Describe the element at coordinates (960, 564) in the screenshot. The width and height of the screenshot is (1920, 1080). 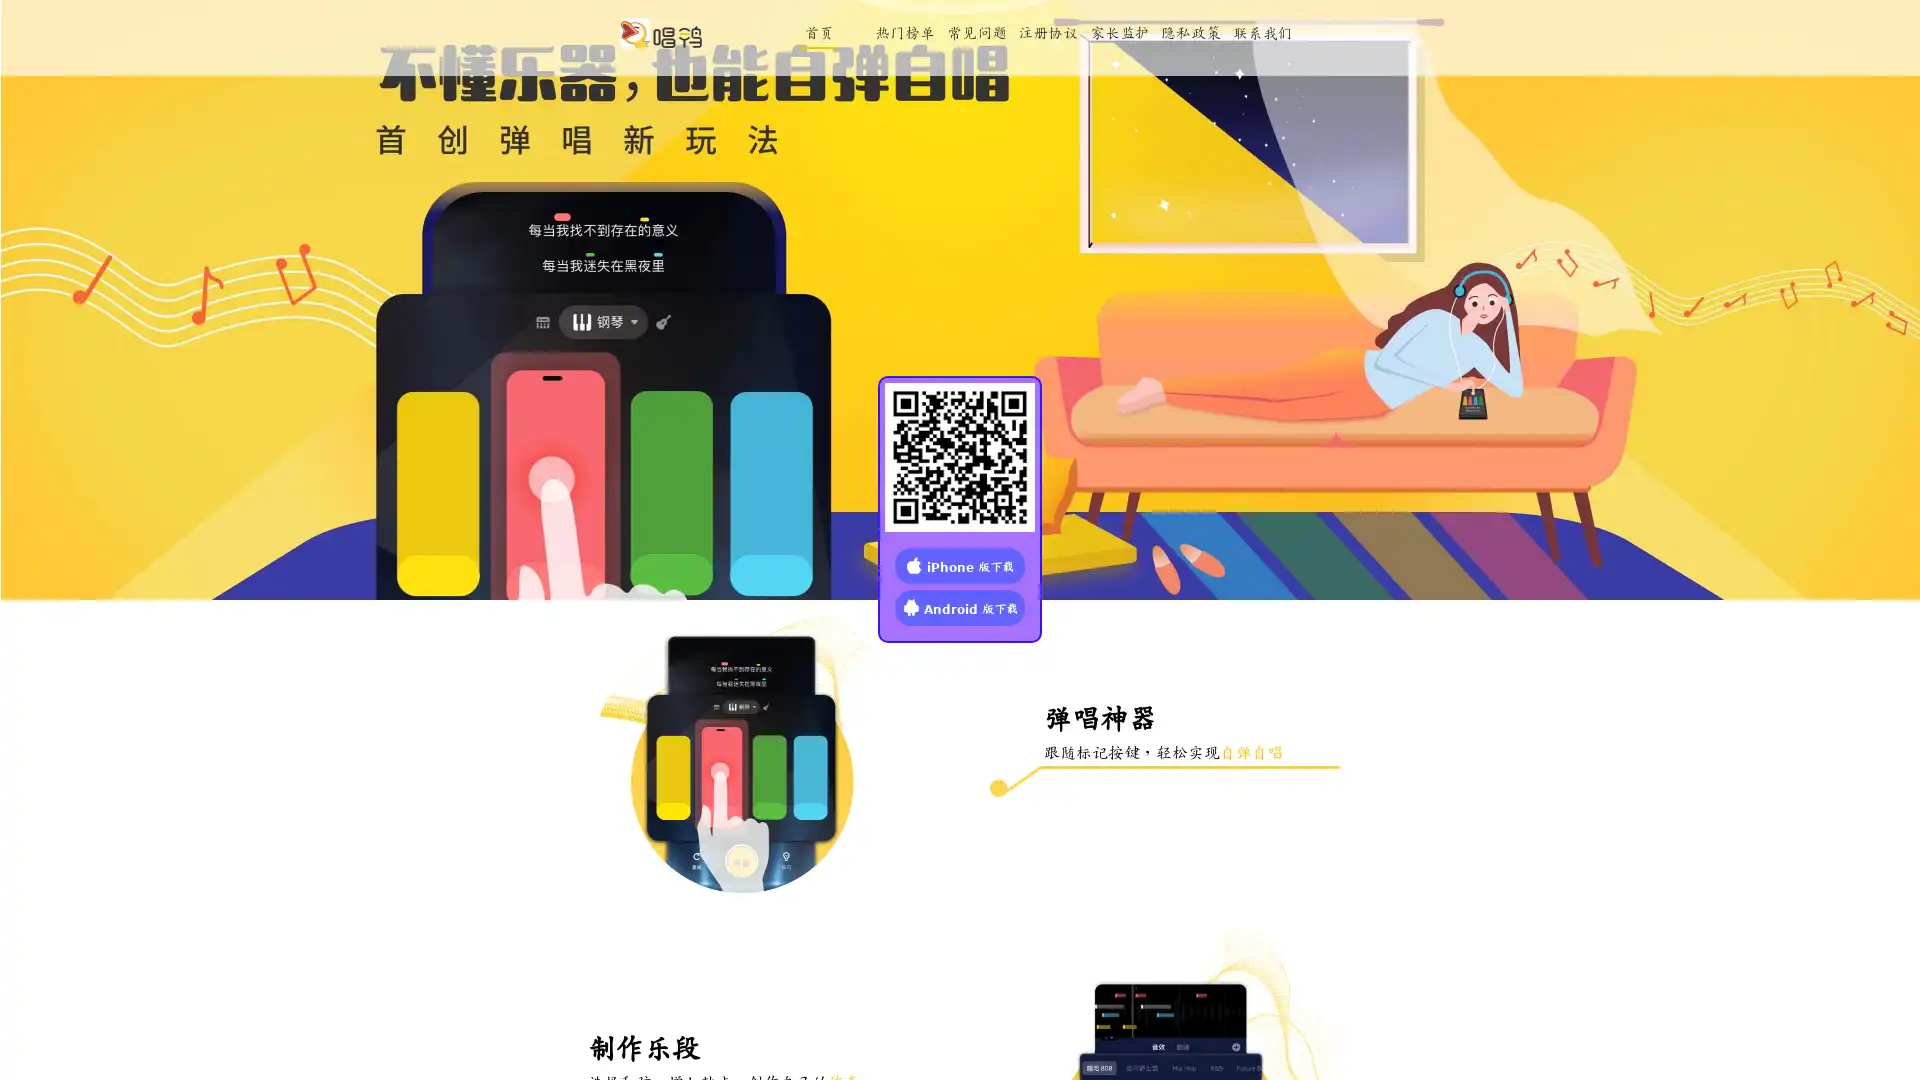
I see `iPhone` at that location.